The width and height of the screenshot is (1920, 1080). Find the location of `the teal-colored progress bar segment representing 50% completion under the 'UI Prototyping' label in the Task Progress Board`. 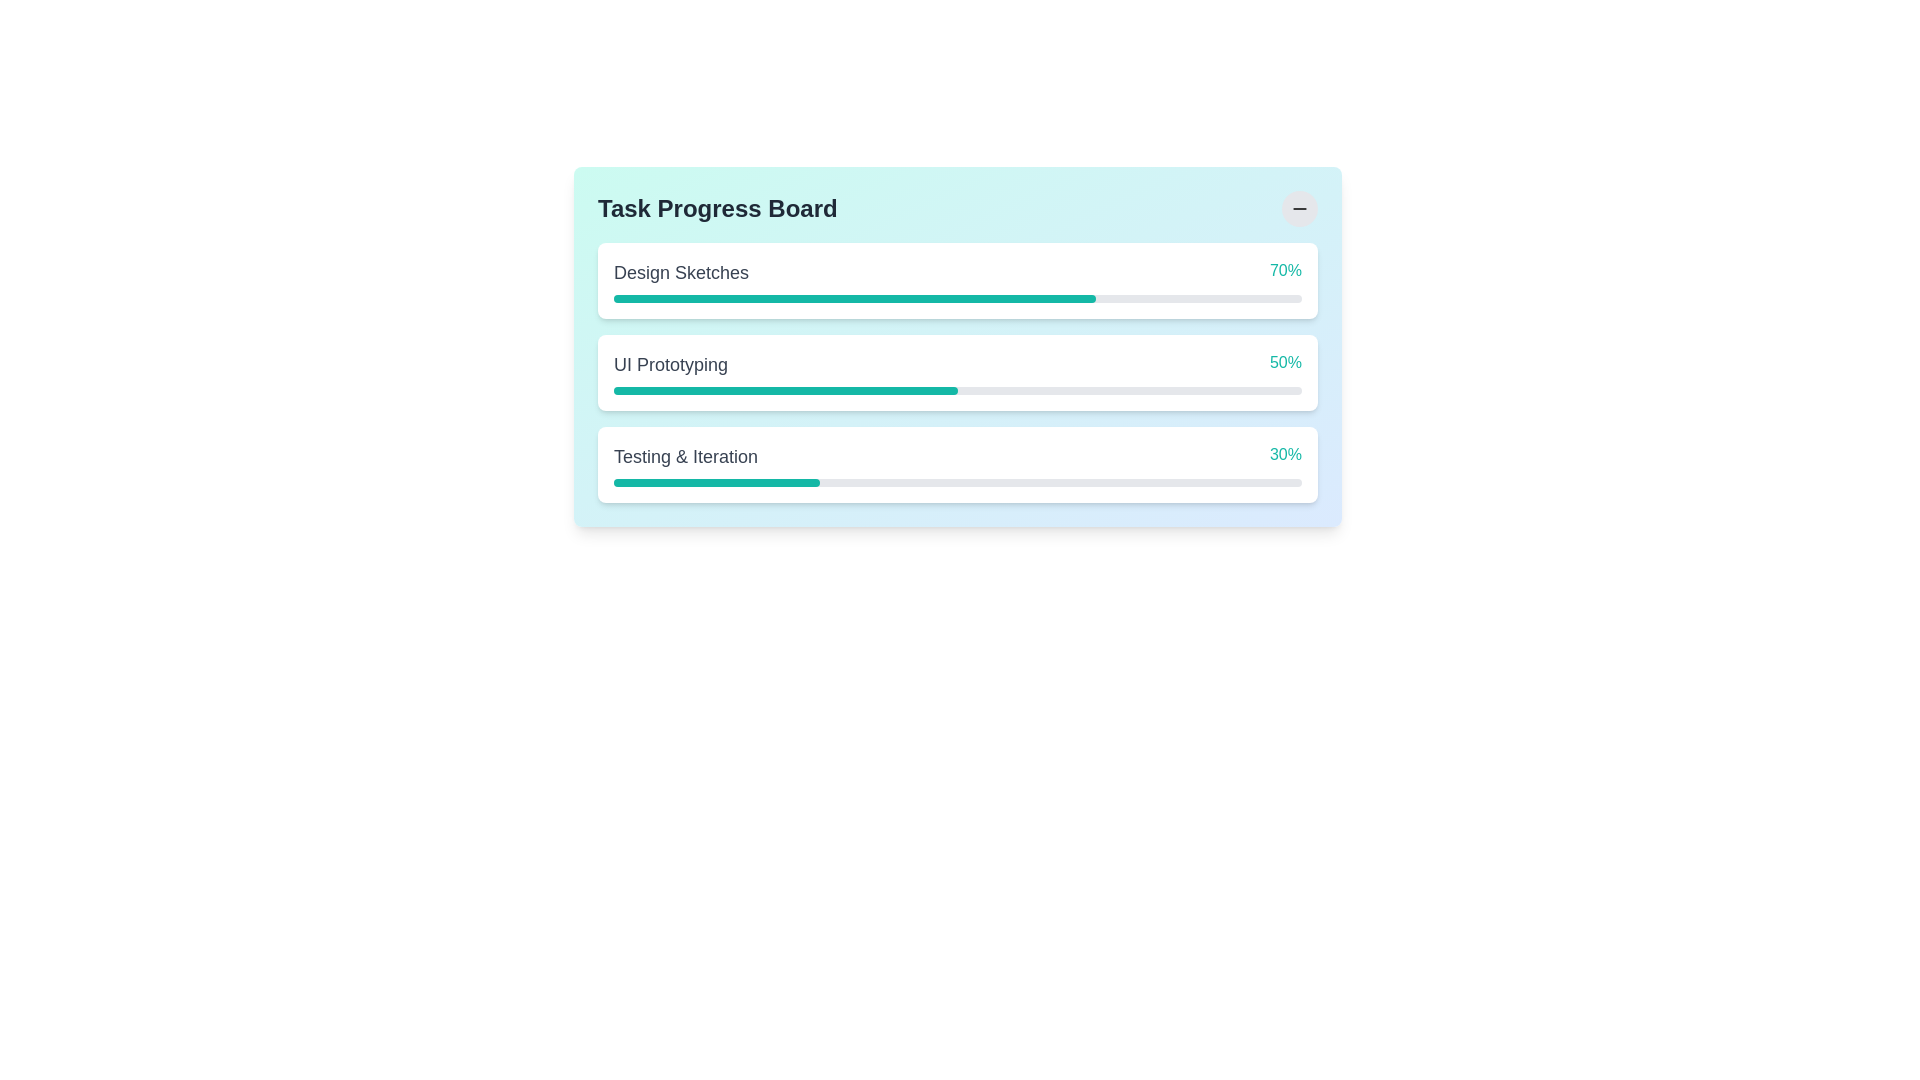

the teal-colored progress bar segment representing 50% completion under the 'UI Prototyping' label in the Task Progress Board is located at coordinates (785, 390).